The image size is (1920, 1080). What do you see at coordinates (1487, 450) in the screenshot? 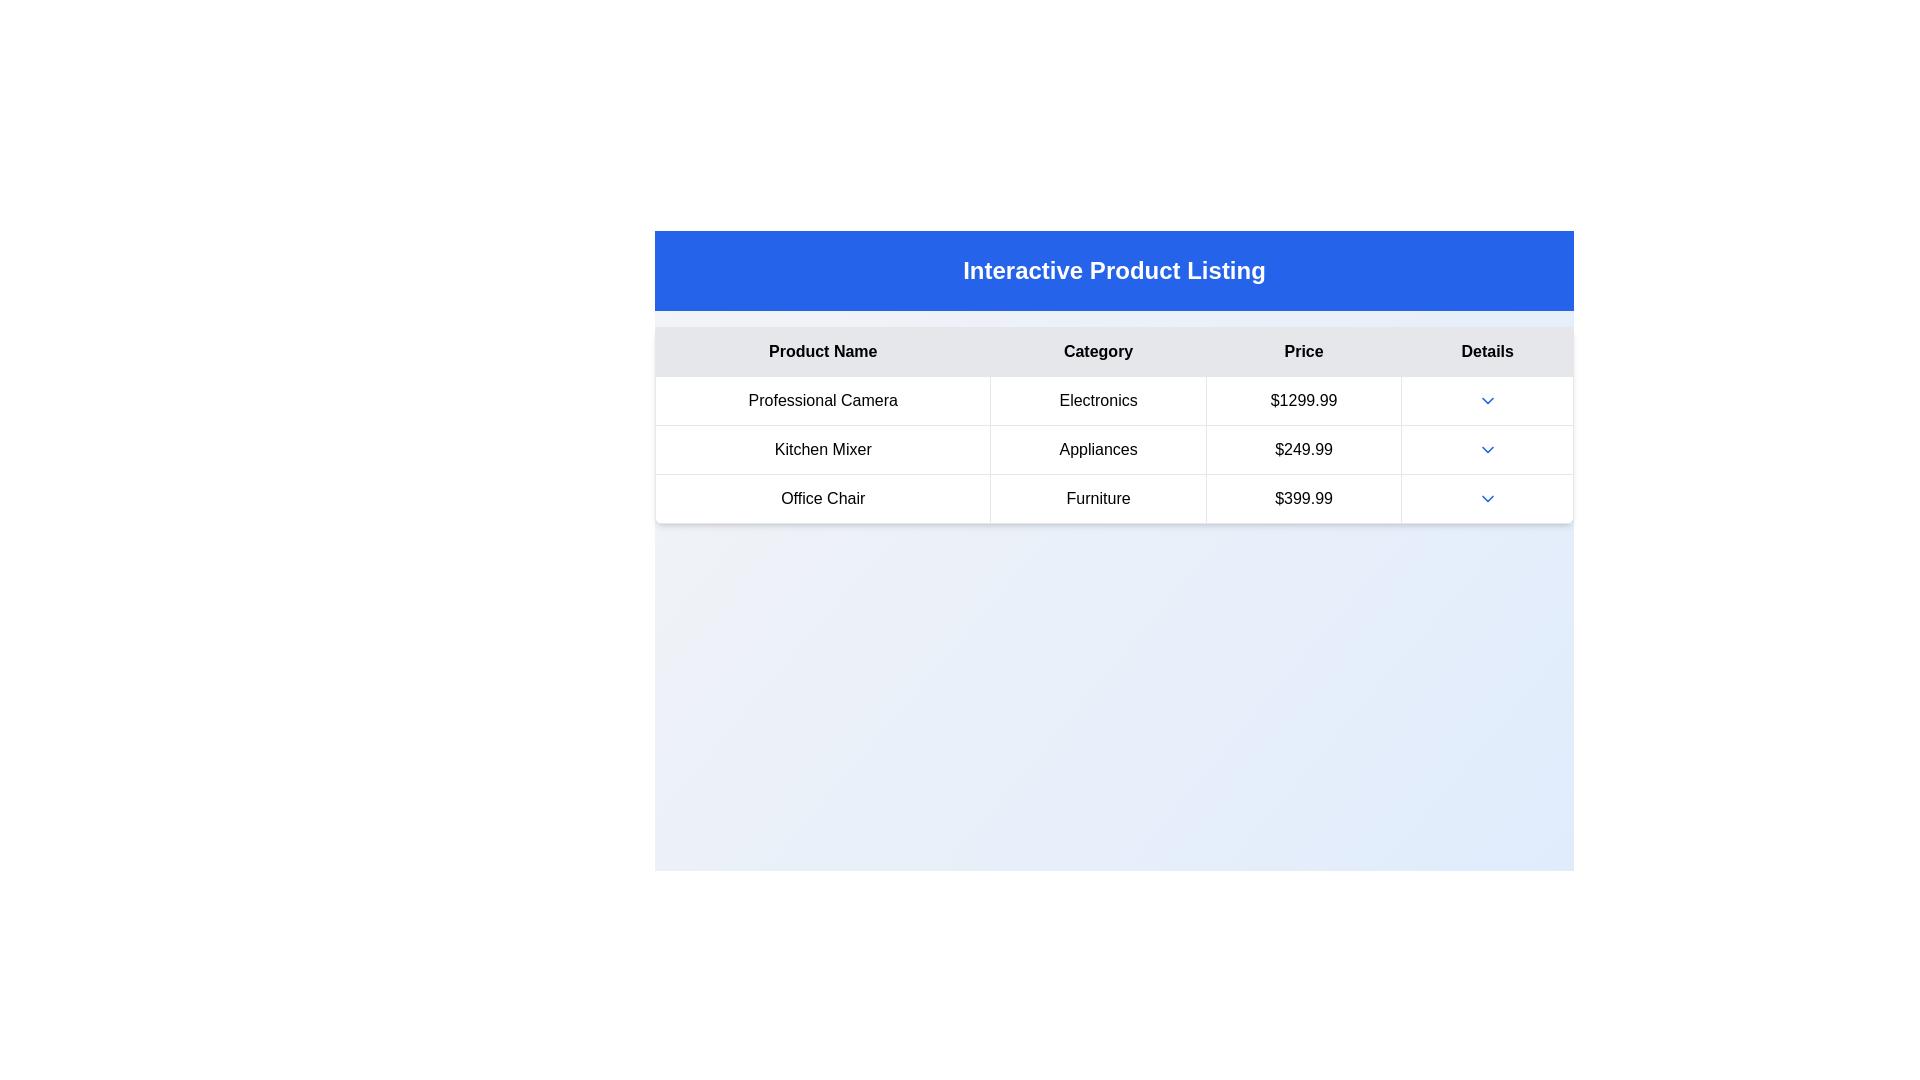
I see `the Dropdown Indicator, represented by an upward-downward chevron symbol in the 'Details' column of the 'Interactive Product Listing' table for the 'Kitchen Mixer' product` at bounding box center [1487, 450].